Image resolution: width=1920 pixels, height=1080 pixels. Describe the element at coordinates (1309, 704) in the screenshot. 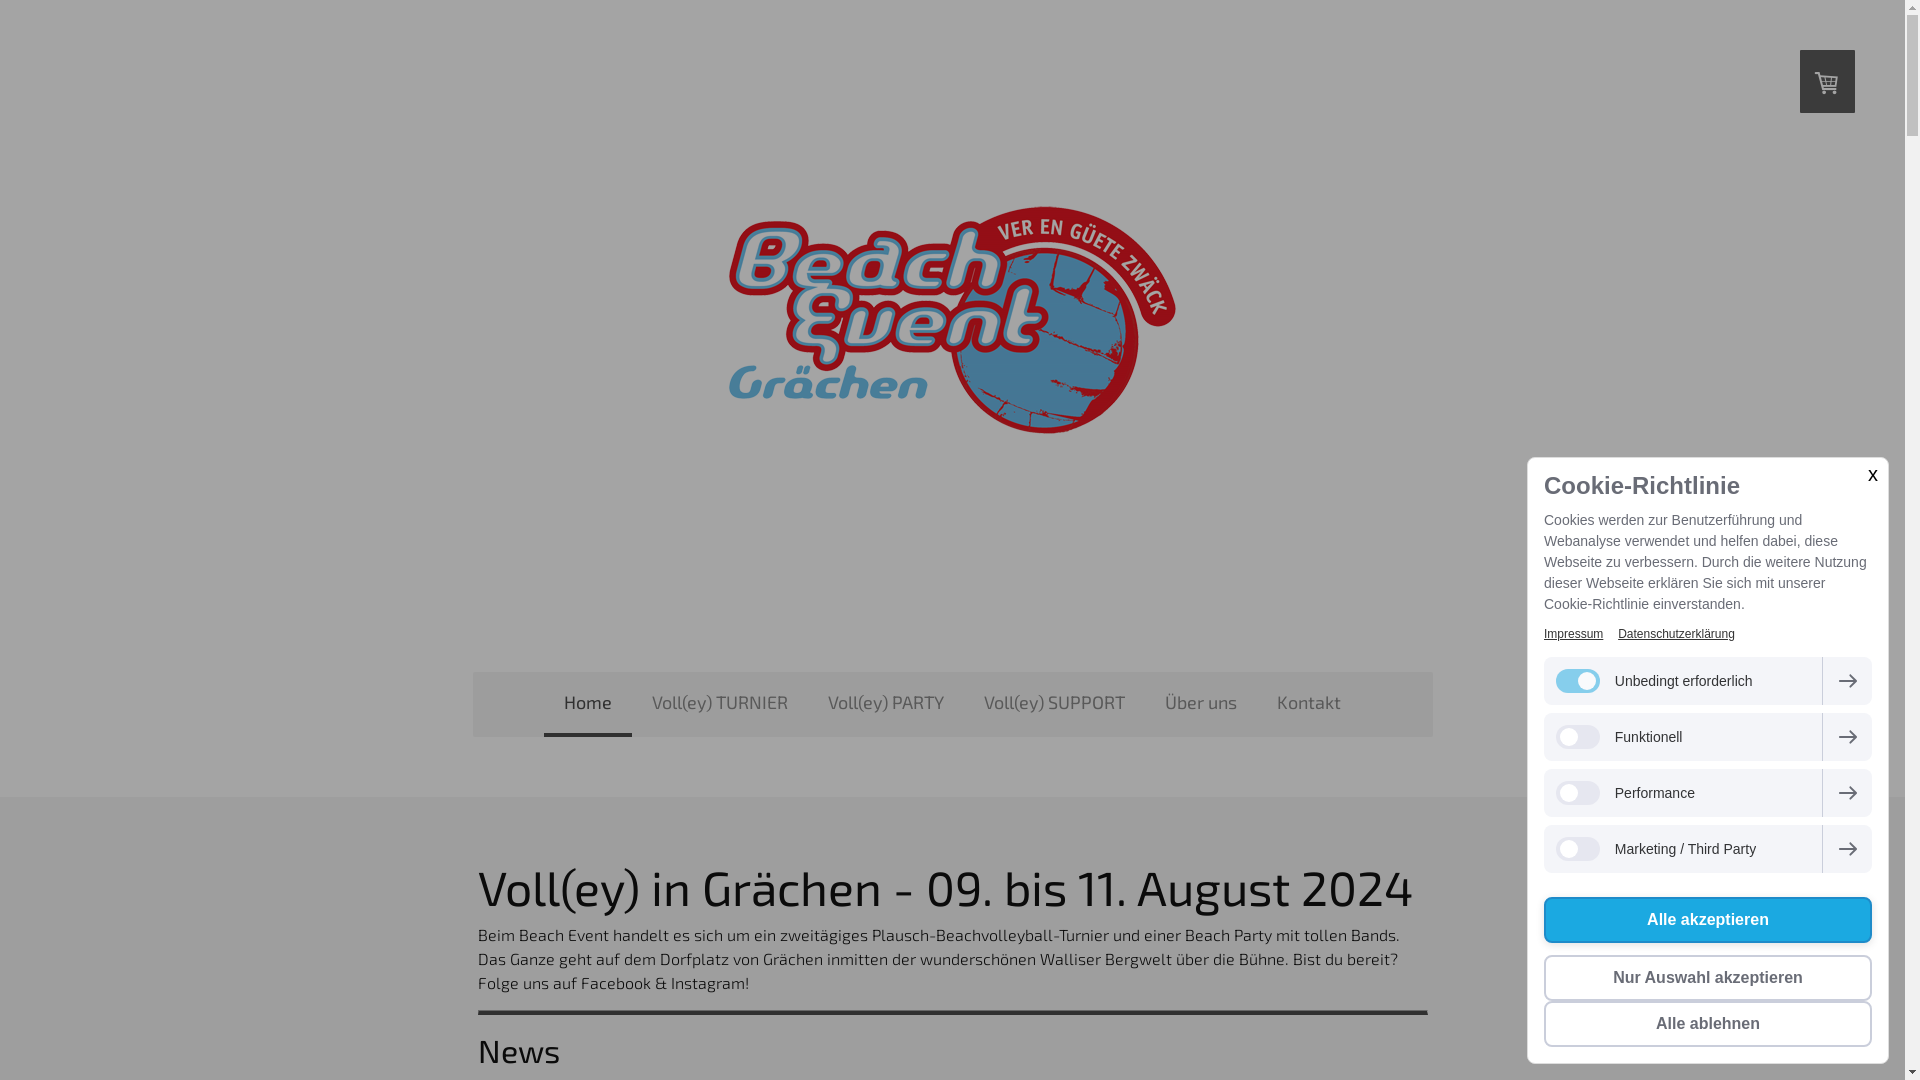

I see `'Kontakt'` at that location.